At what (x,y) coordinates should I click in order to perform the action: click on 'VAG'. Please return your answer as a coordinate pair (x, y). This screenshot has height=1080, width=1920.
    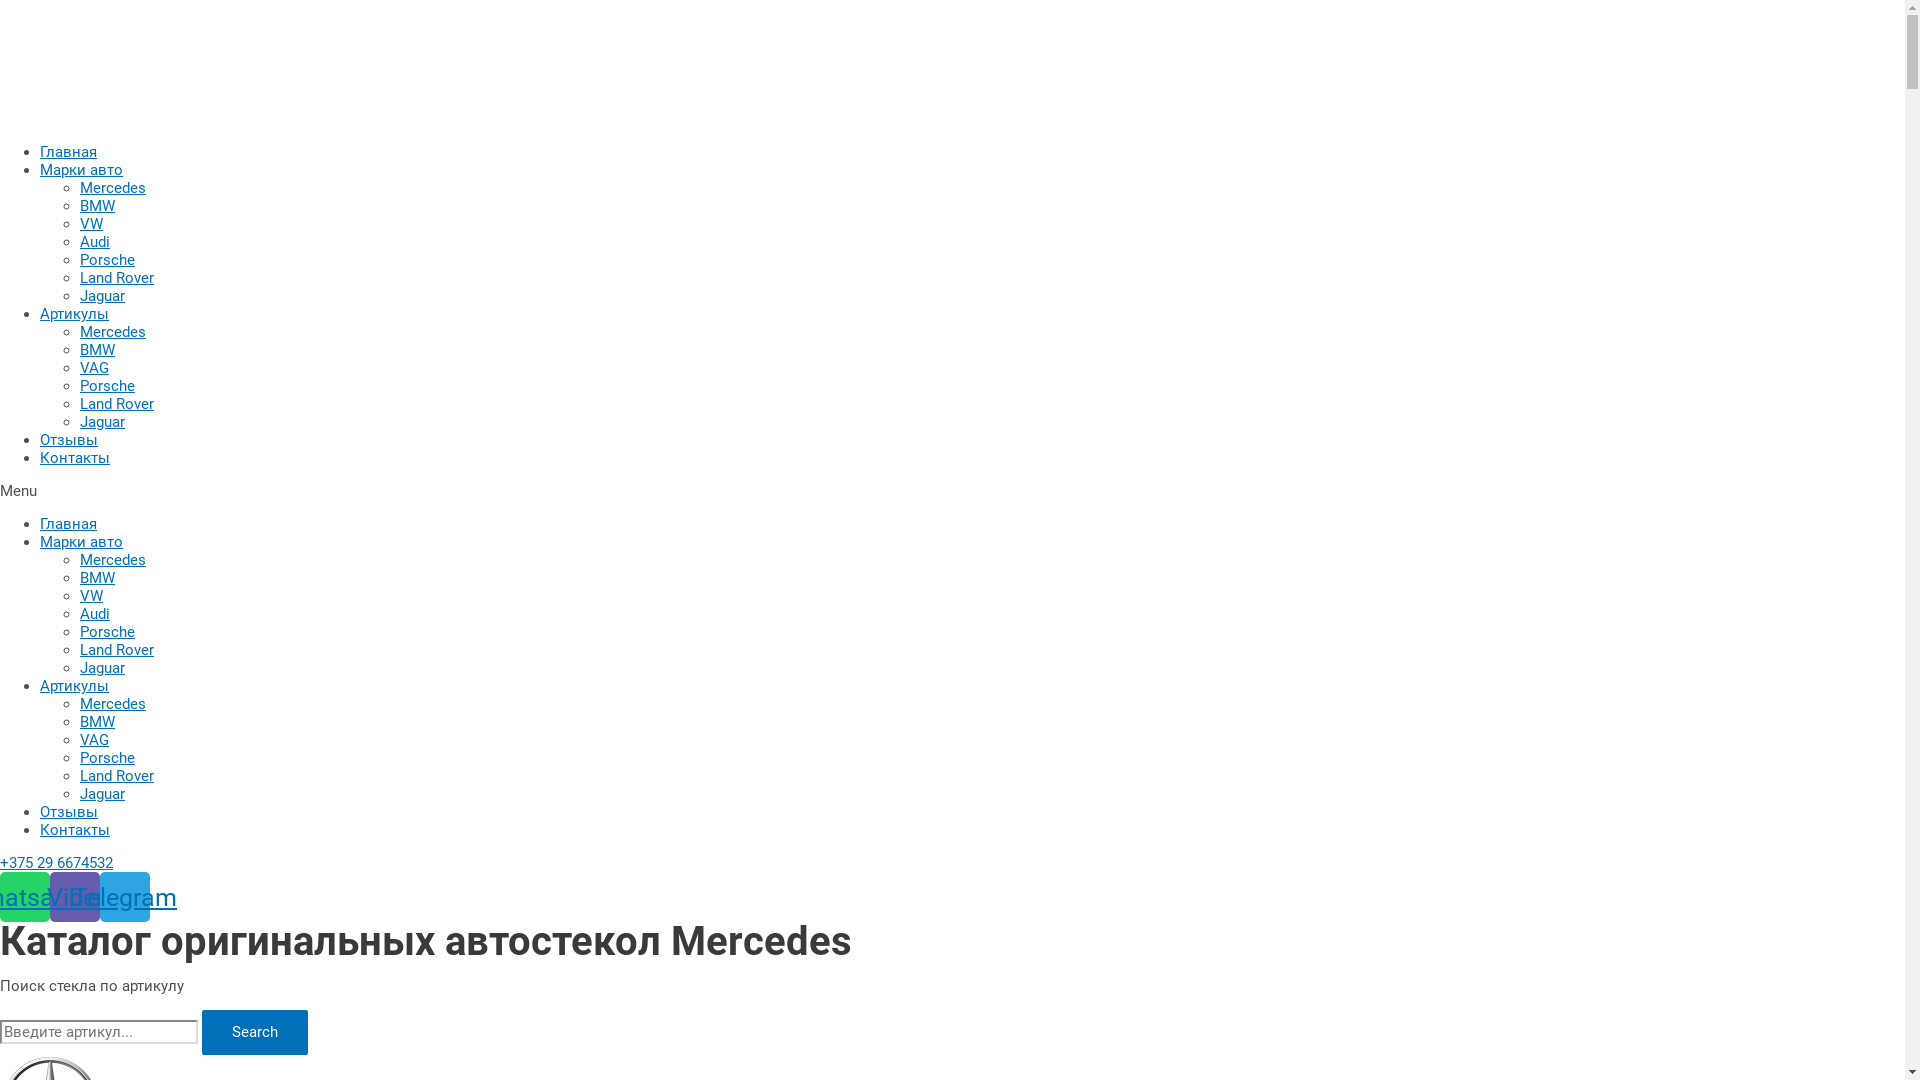
    Looking at the image, I should click on (93, 367).